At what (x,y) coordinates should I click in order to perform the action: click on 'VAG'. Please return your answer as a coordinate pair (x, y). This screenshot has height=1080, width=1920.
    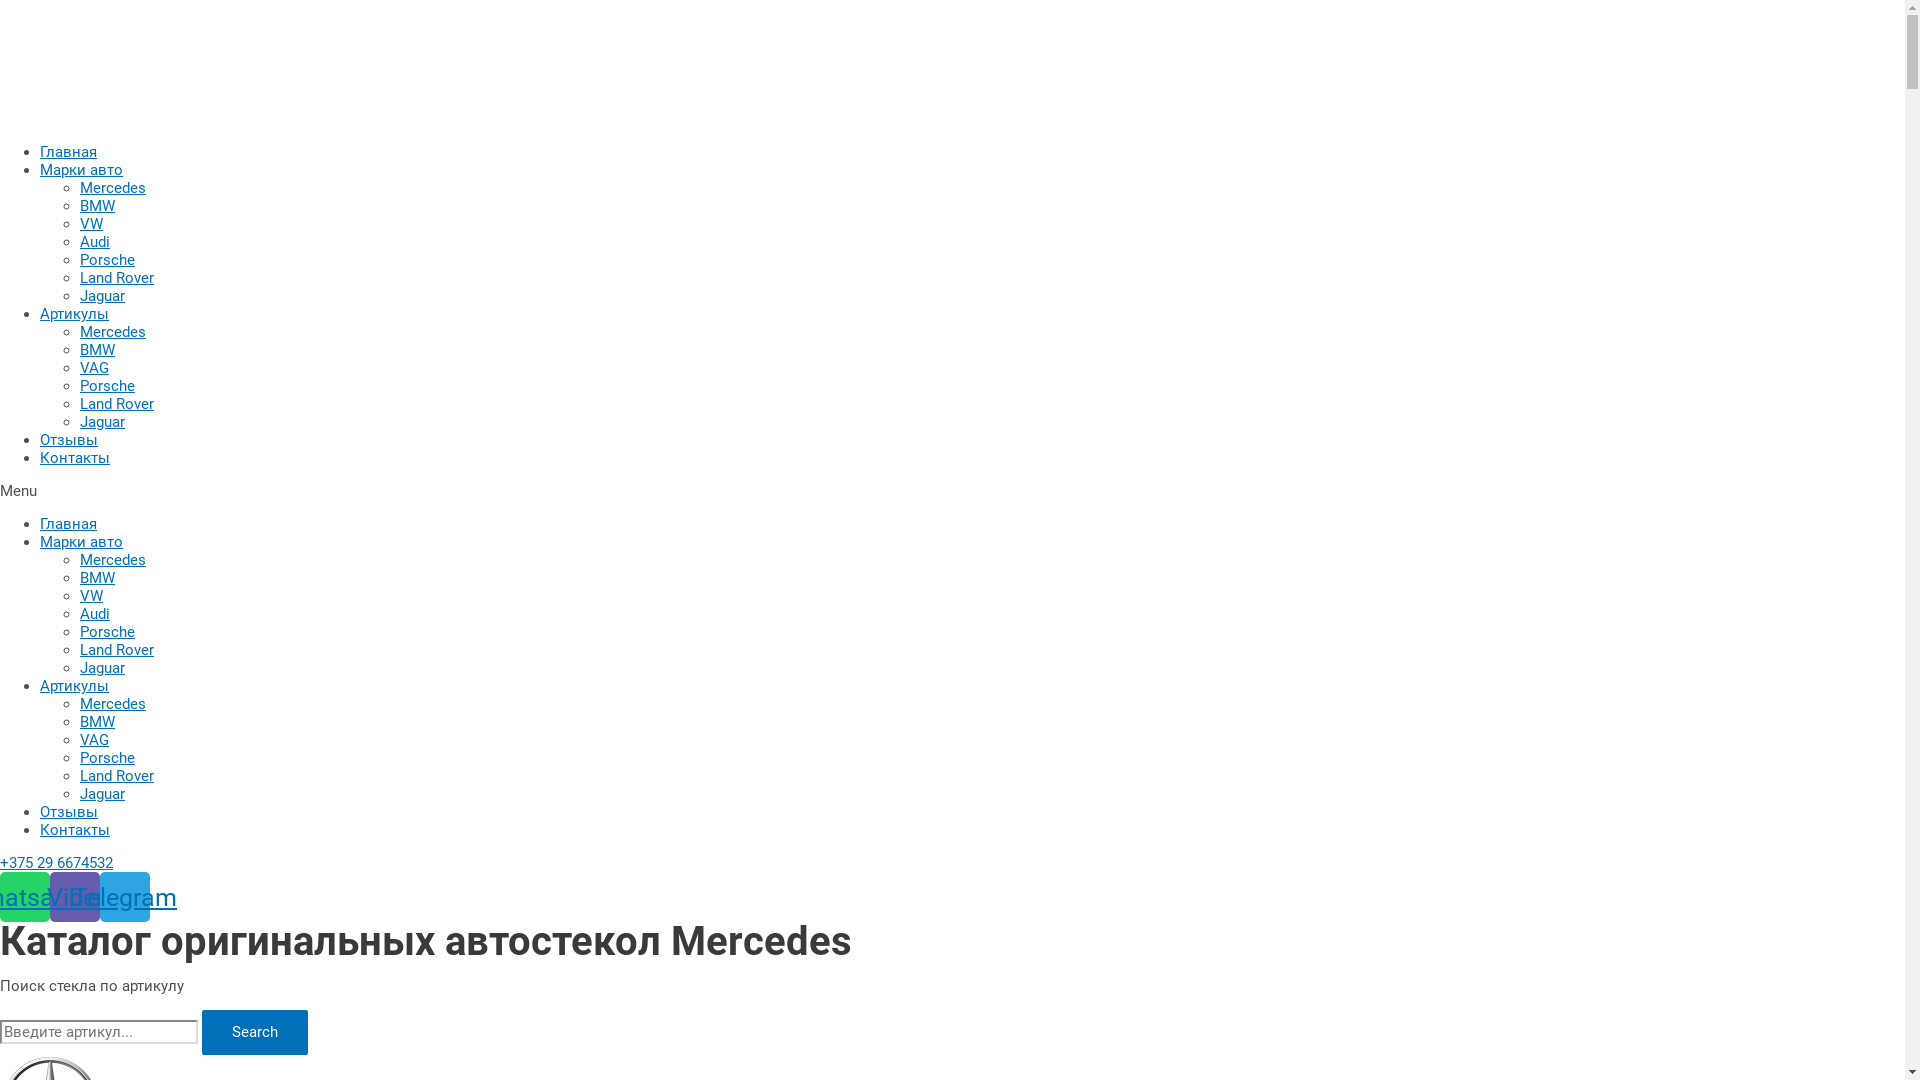
    Looking at the image, I should click on (93, 367).